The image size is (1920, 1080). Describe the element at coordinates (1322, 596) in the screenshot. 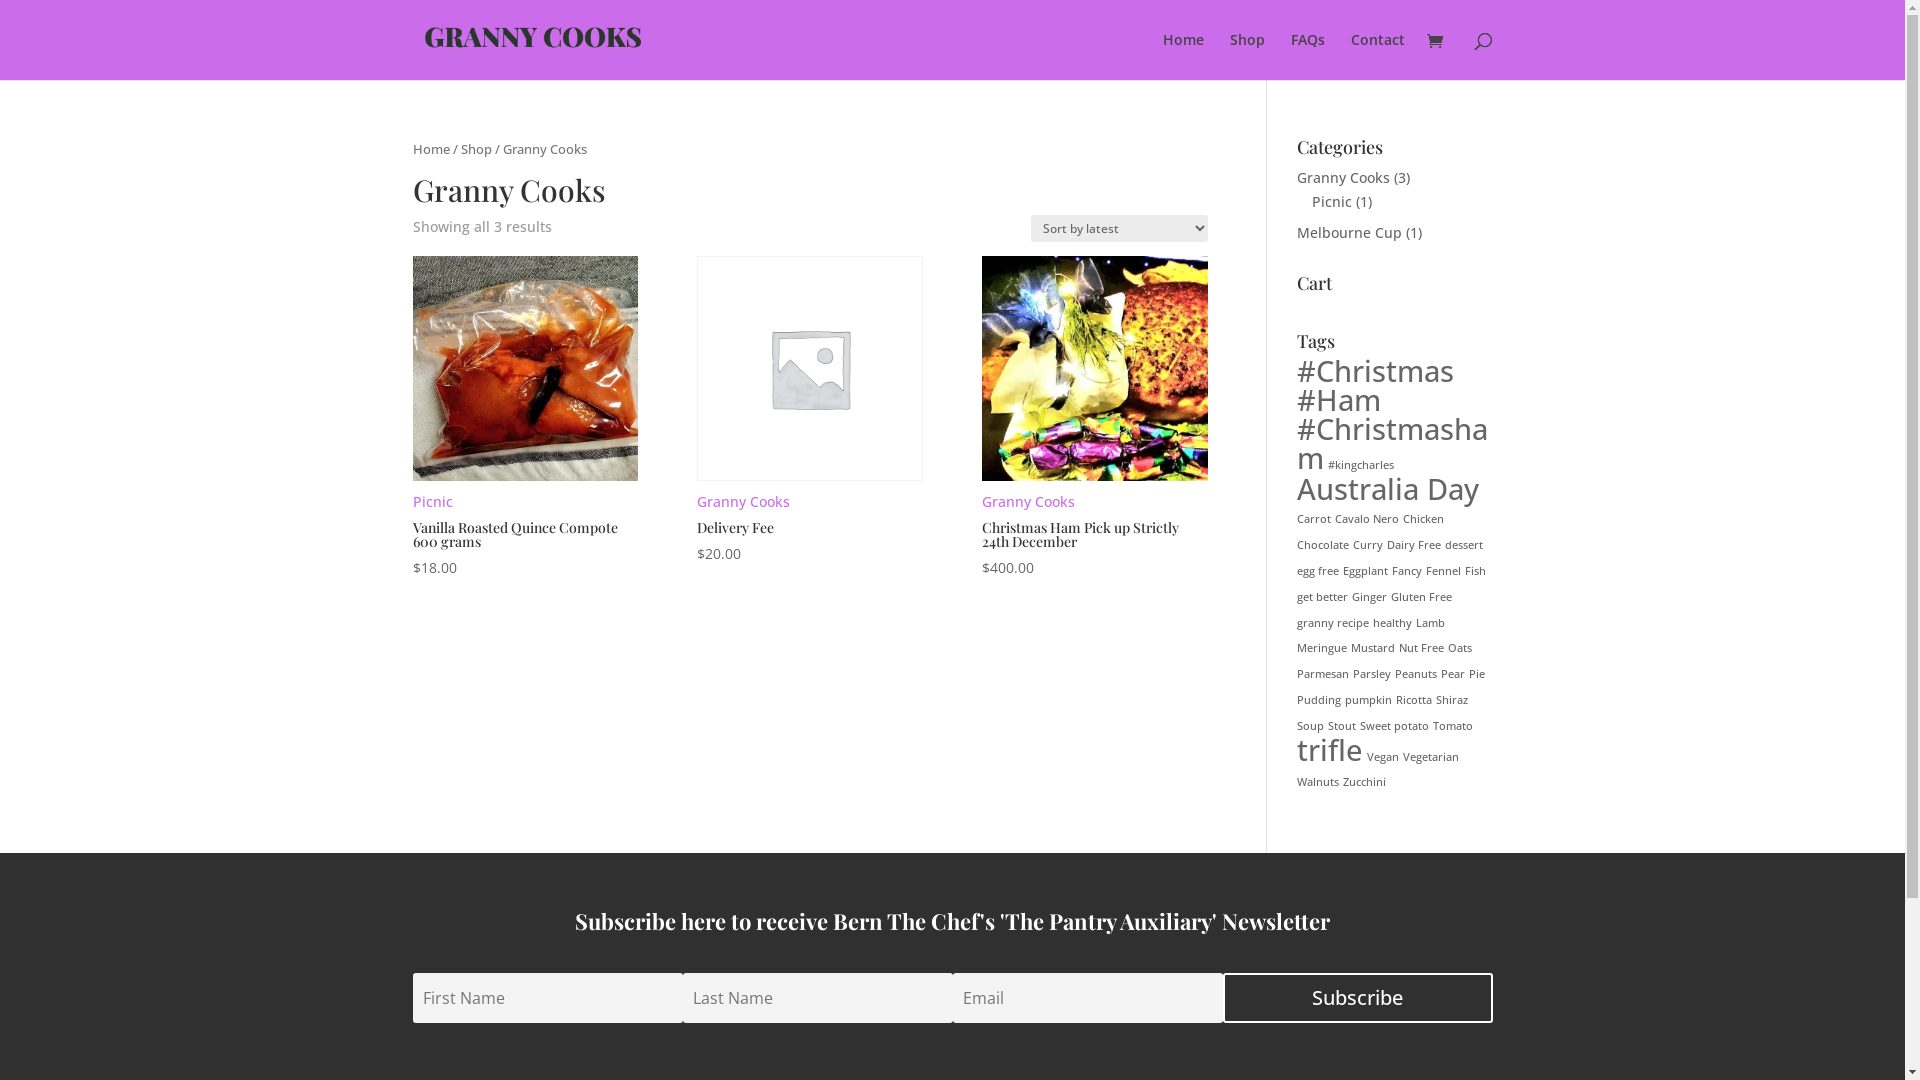

I see `'get better'` at that location.